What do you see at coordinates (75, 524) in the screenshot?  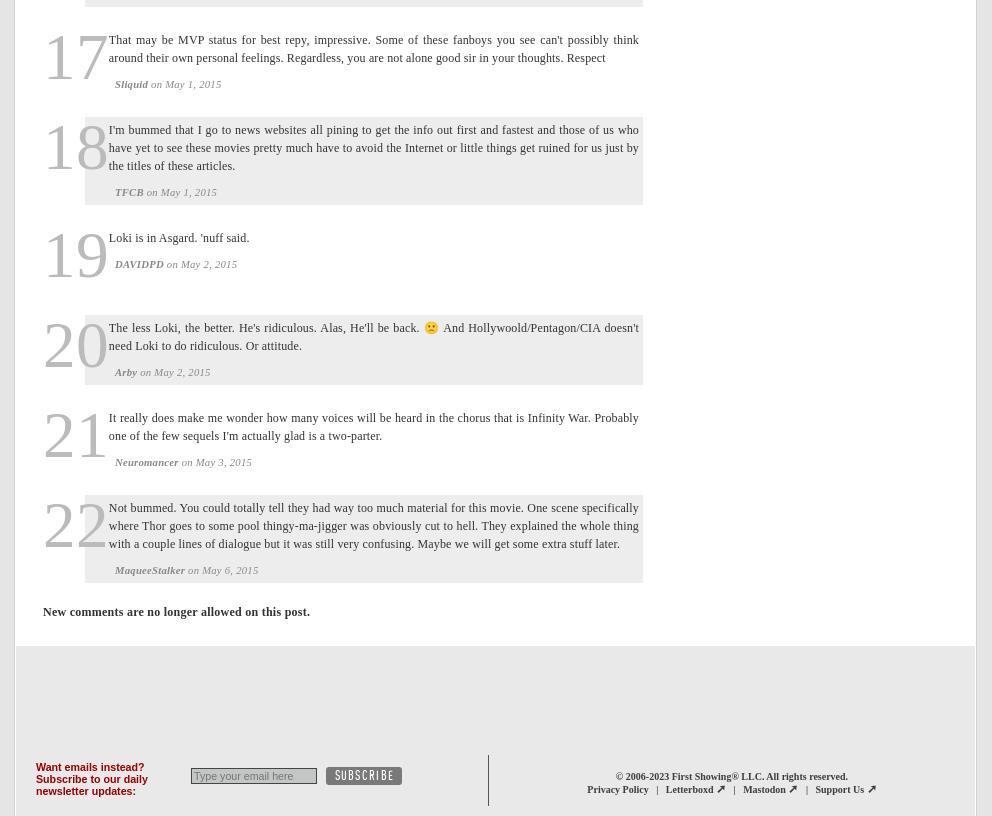 I see `'22'` at bounding box center [75, 524].